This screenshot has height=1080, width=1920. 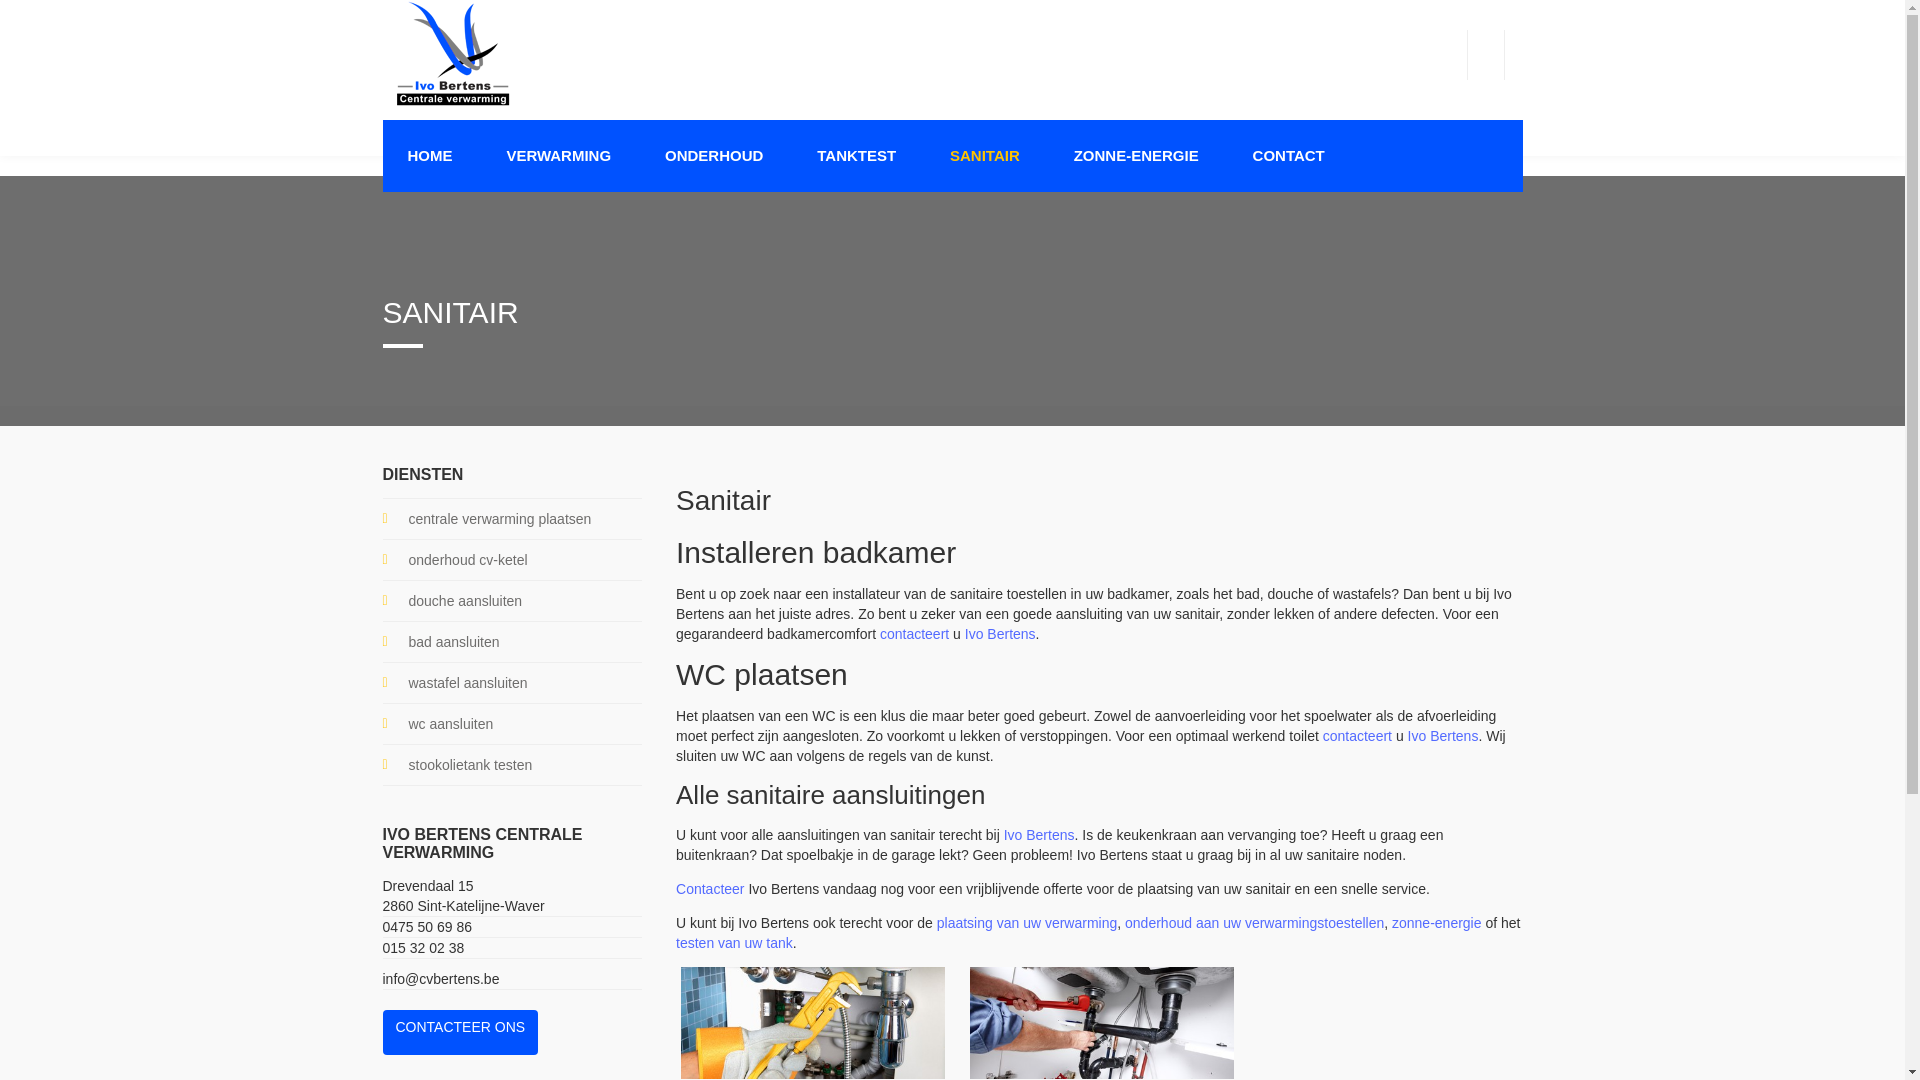 I want to click on 'douche aansluiten', so click(x=511, y=600).